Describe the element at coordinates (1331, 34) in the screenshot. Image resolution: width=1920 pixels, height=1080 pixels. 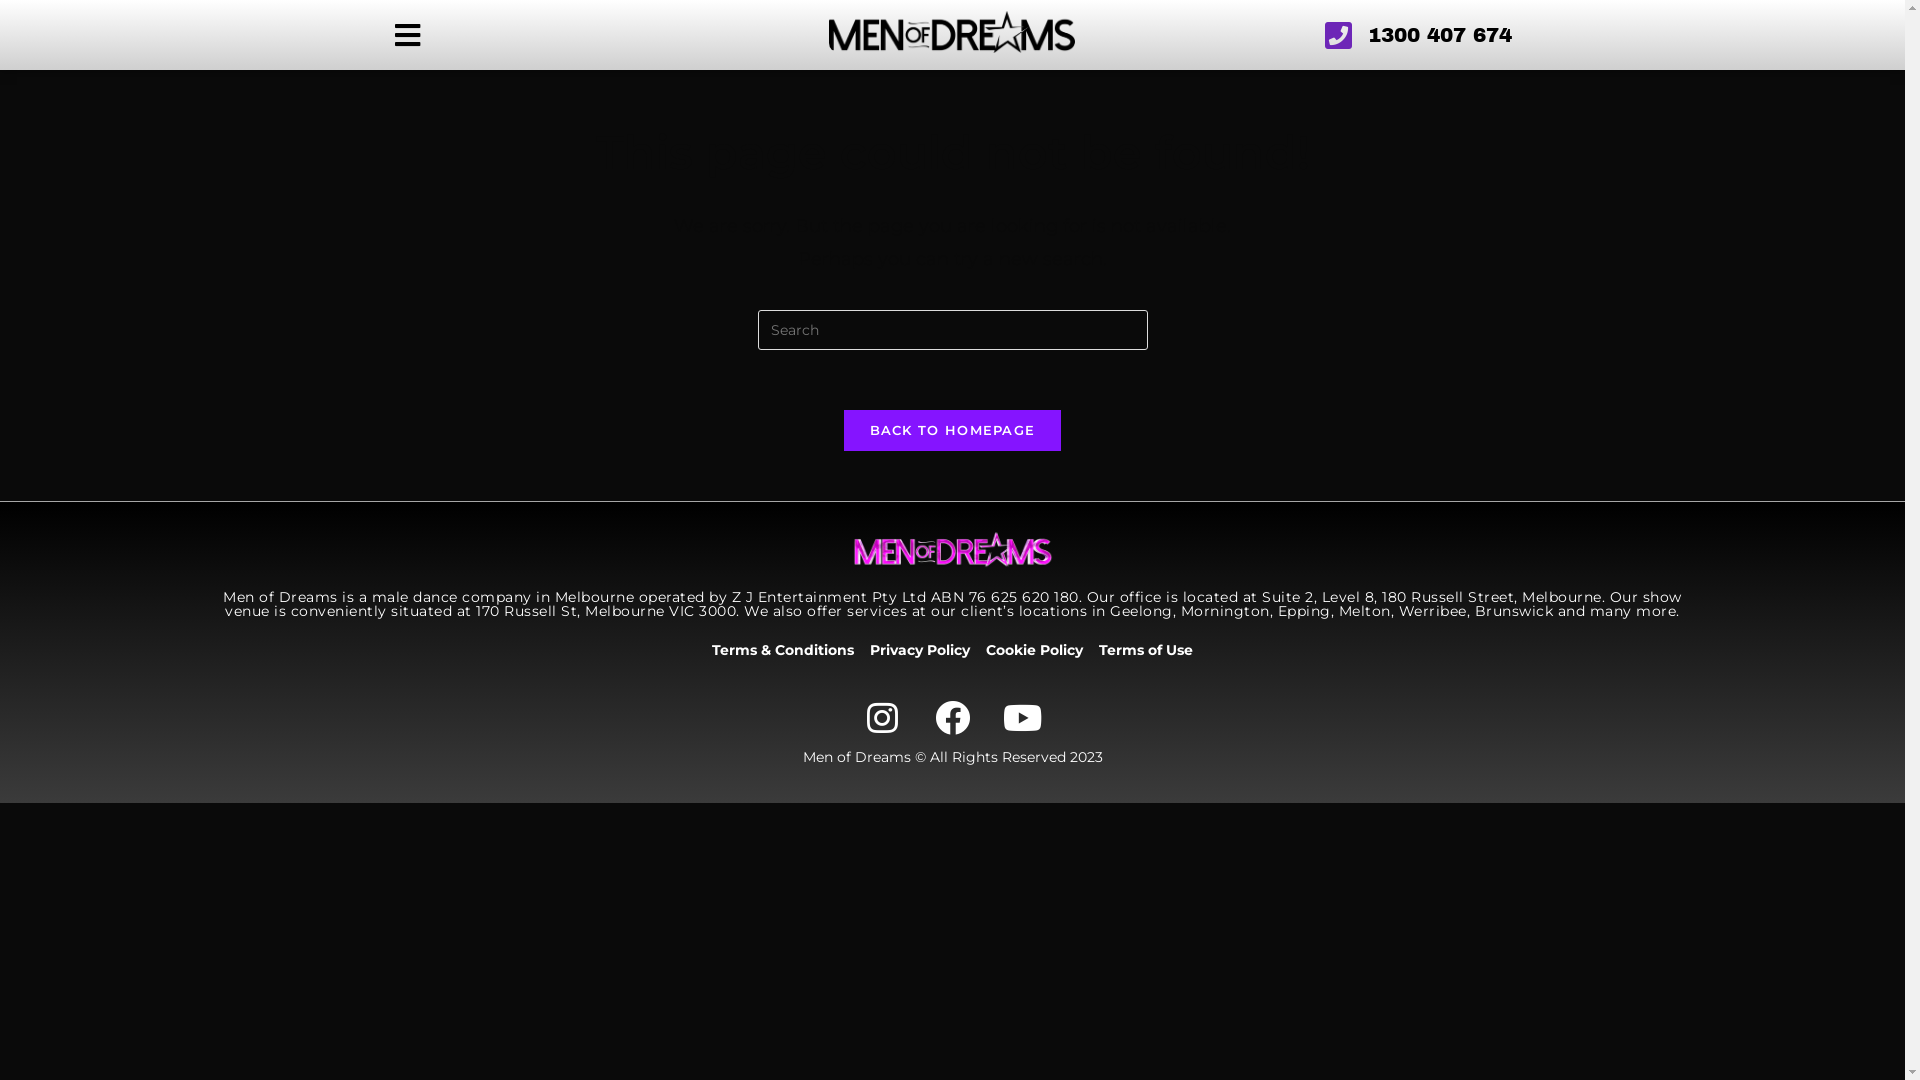
I see `'1300 407 674'` at that location.